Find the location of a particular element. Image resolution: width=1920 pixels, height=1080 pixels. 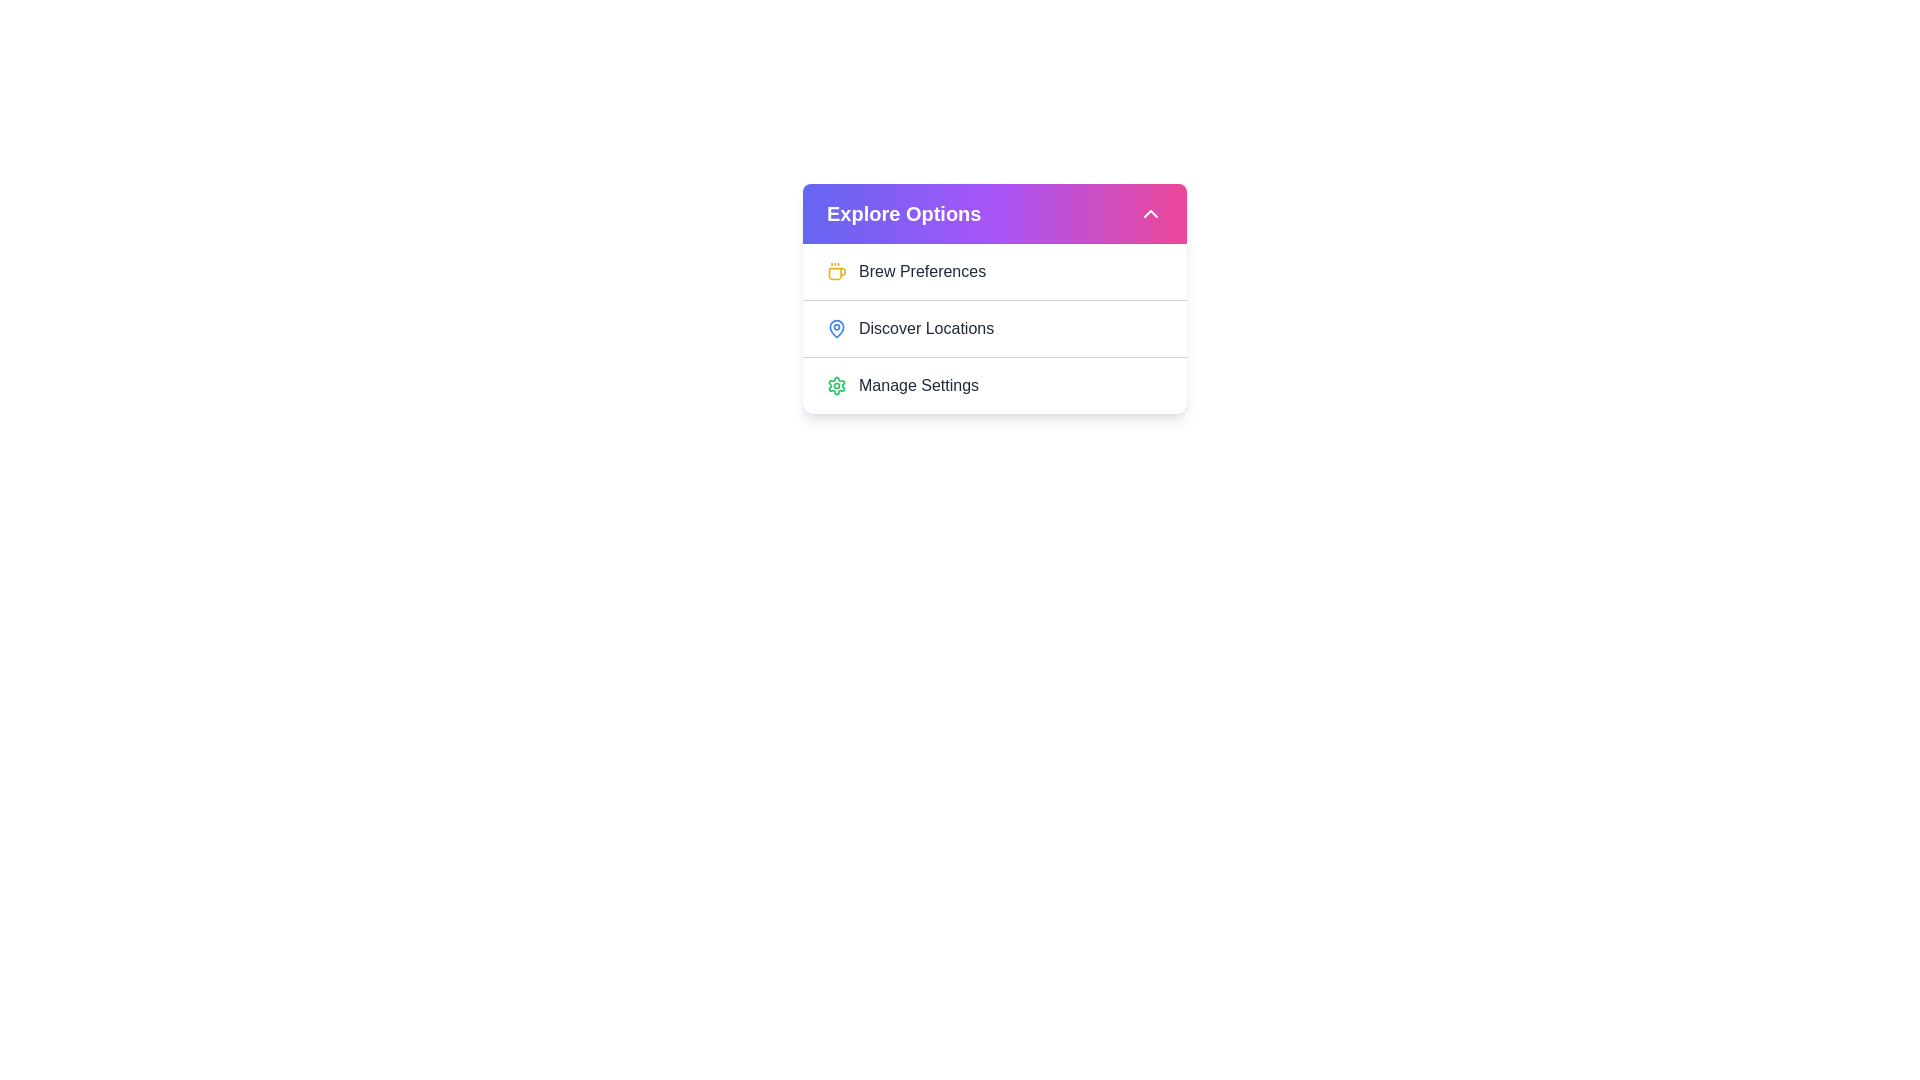

the 'Explore Options' button to toggle the dropdown menu is located at coordinates (994, 213).